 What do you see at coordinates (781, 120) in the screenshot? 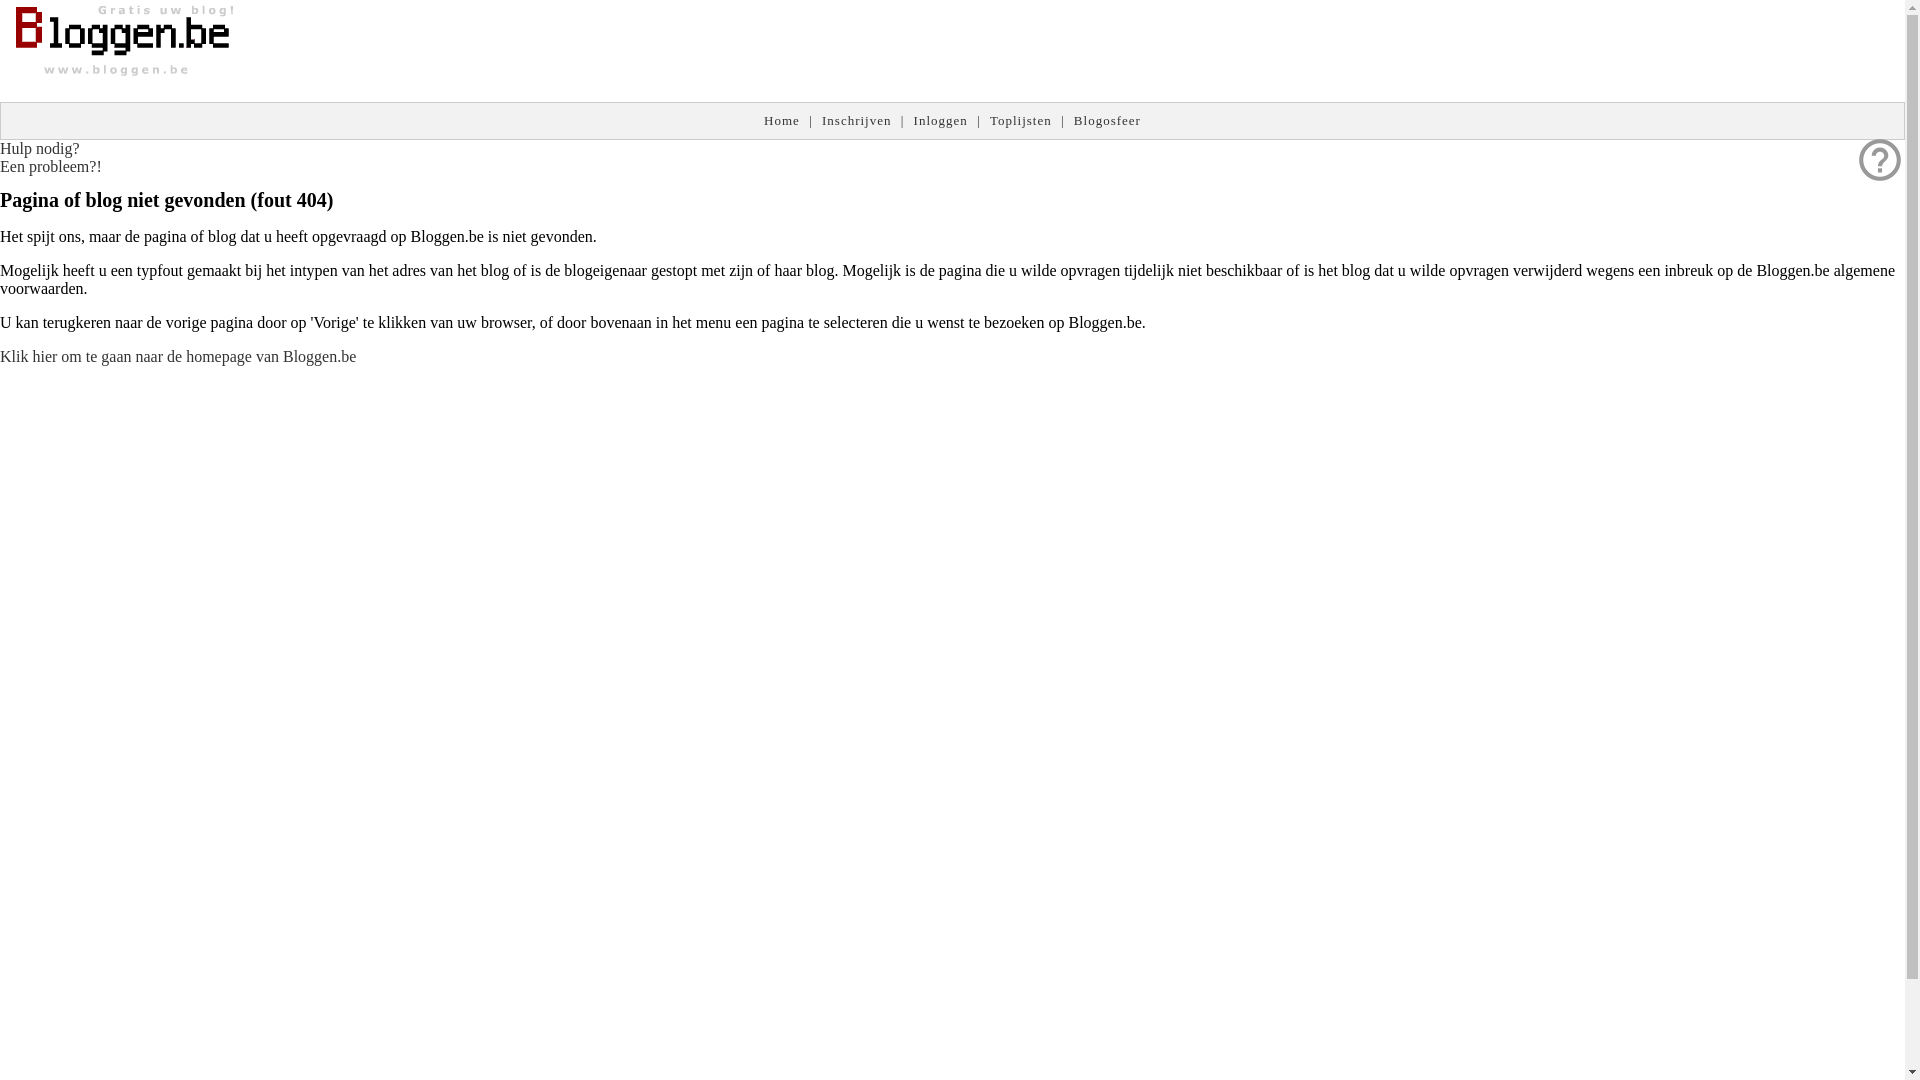
I see `'Home'` at bounding box center [781, 120].